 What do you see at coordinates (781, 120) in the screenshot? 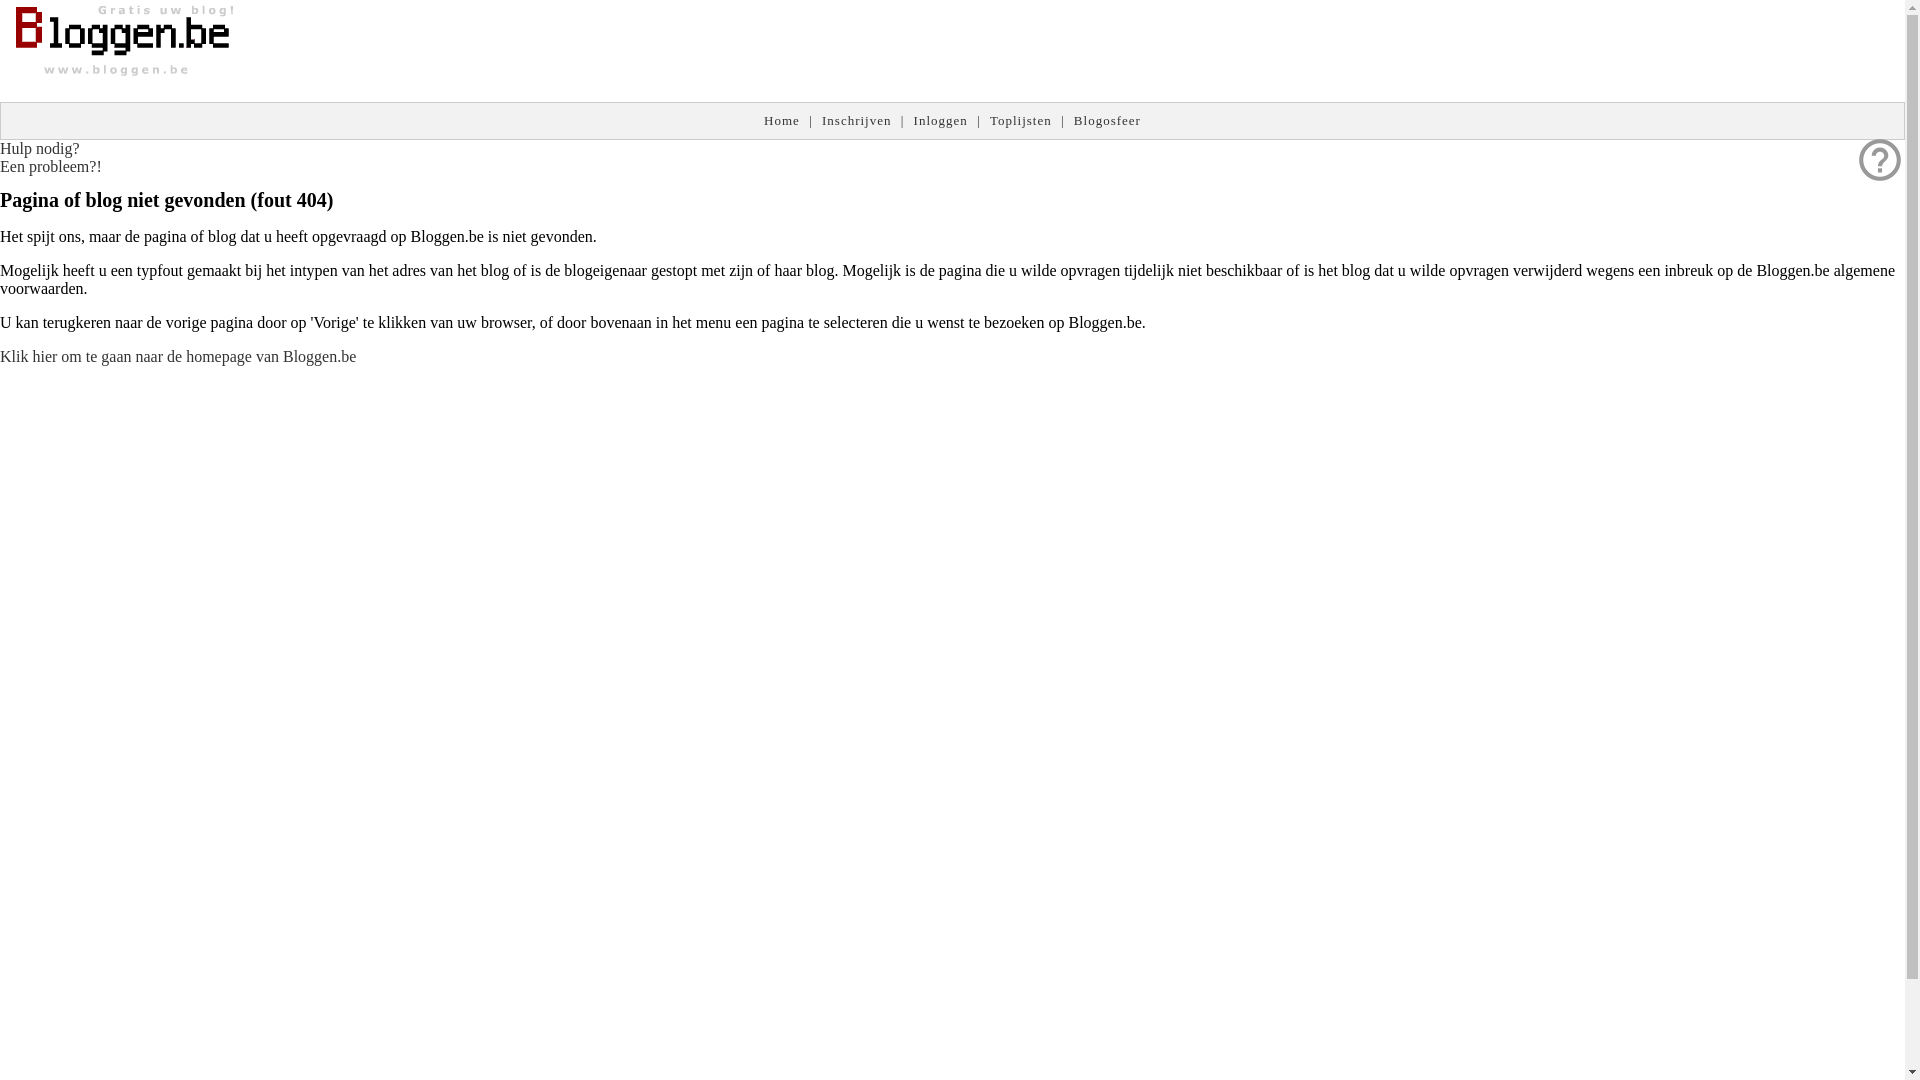
I see `'Home'` at bounding box center [781, 120].